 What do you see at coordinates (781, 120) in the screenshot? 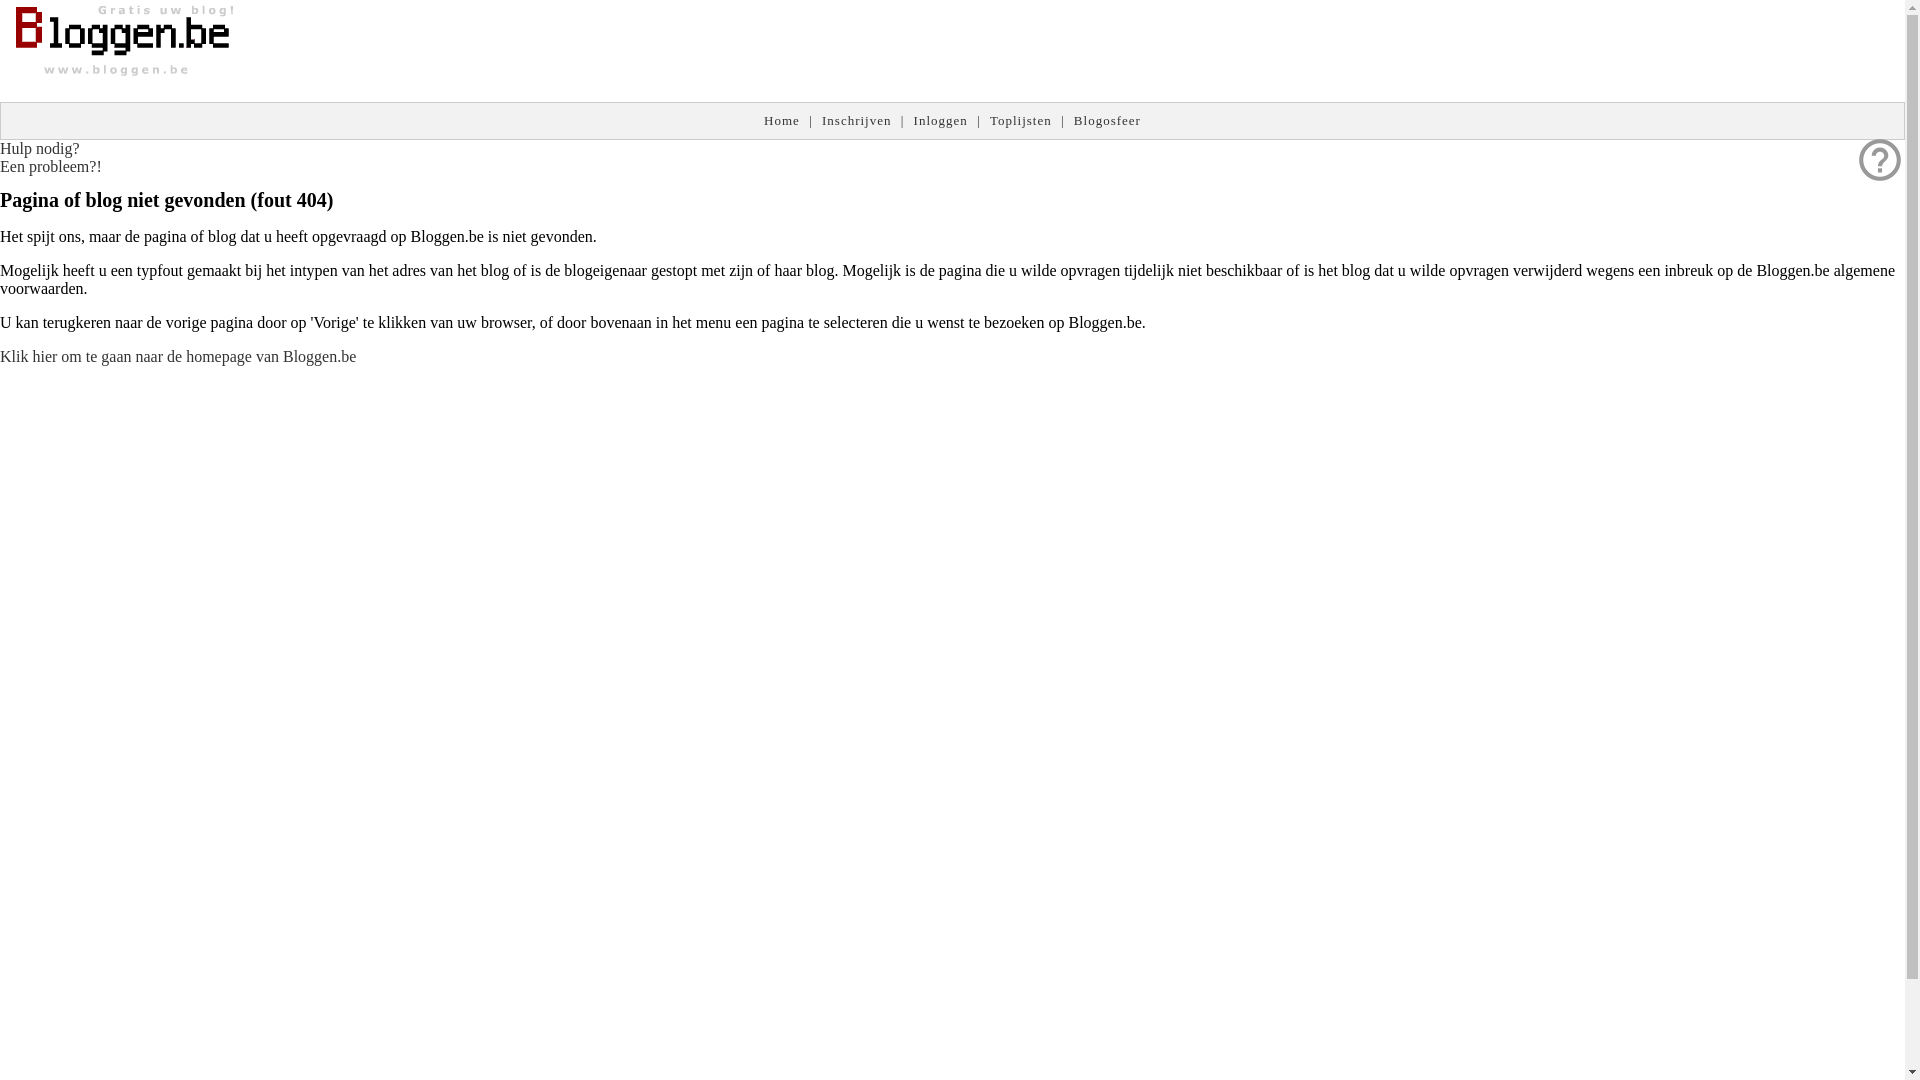
I see `'Home'` at bounding box center [781, 120].